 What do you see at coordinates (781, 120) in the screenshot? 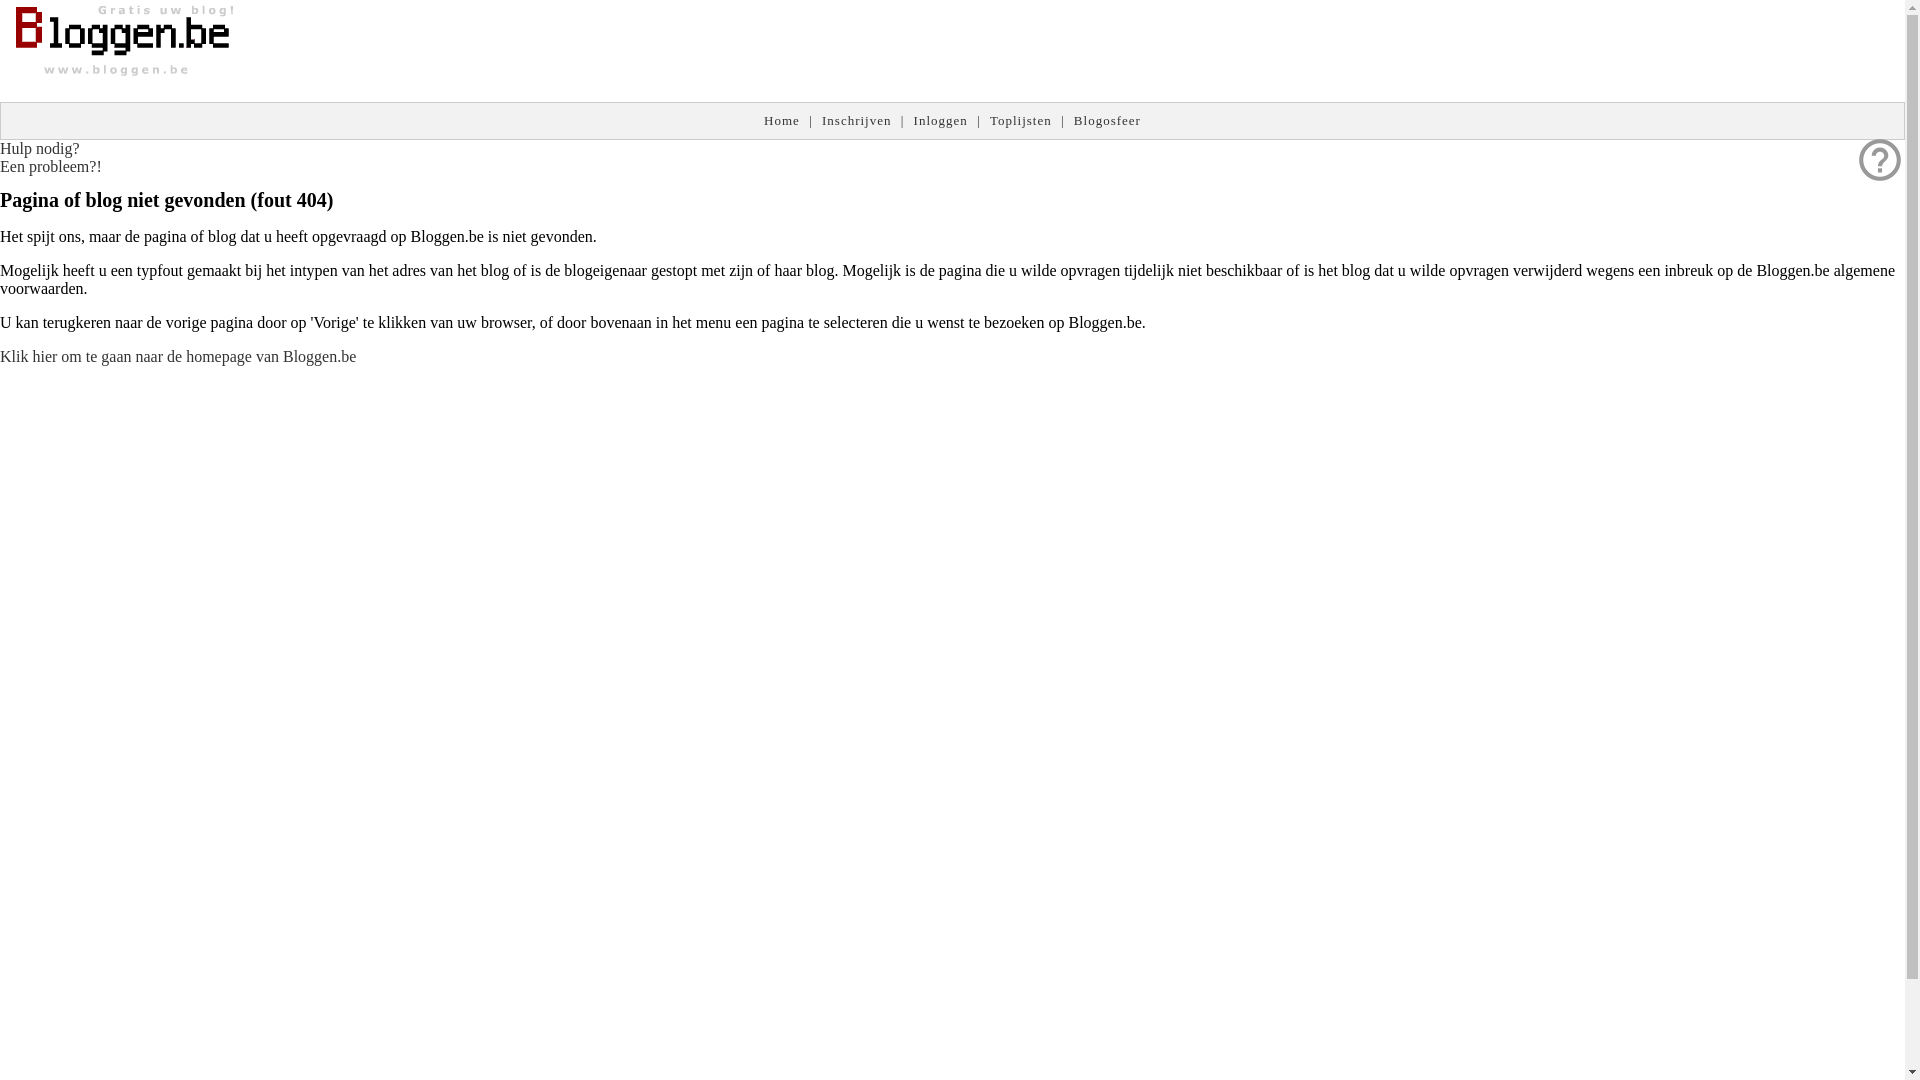
I see `'Home'` at bounding box center [781, 120].